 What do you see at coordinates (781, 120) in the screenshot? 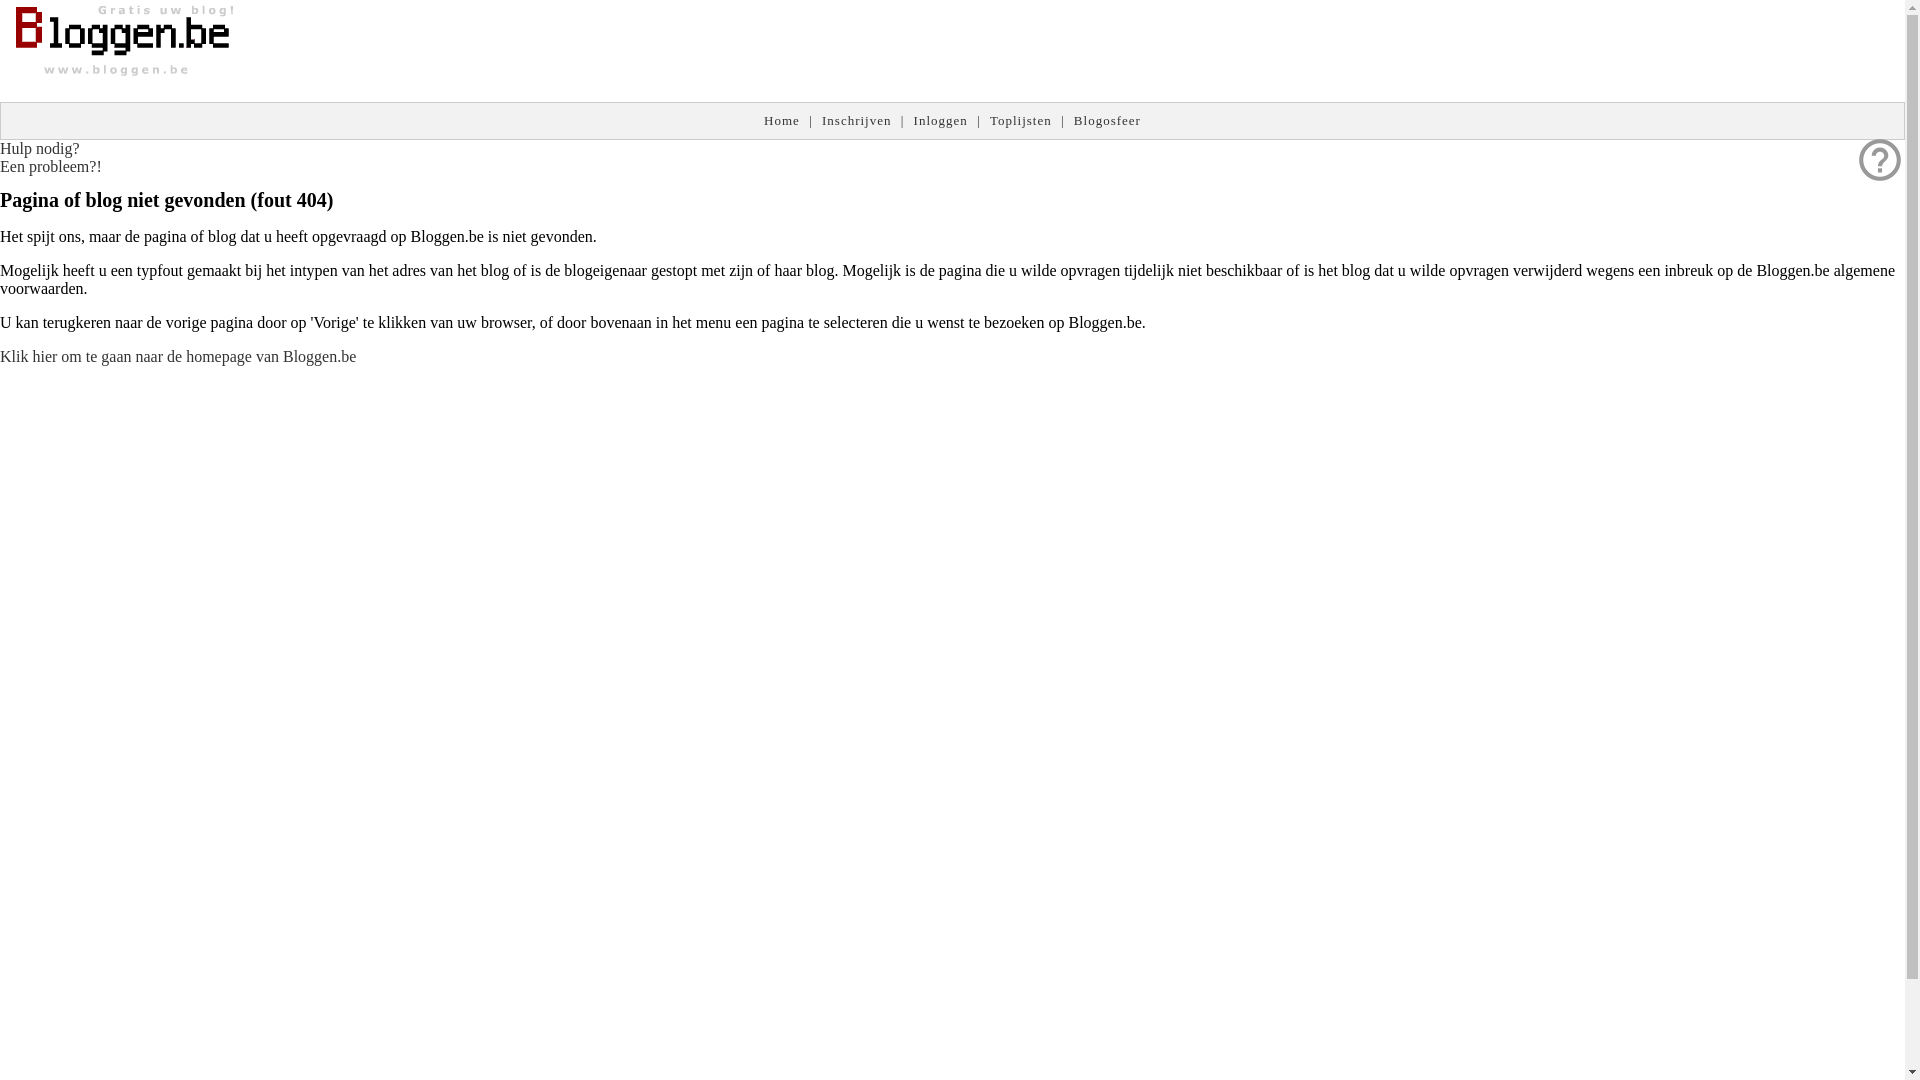
I see `'Home'` at bounding box center [781, 120].